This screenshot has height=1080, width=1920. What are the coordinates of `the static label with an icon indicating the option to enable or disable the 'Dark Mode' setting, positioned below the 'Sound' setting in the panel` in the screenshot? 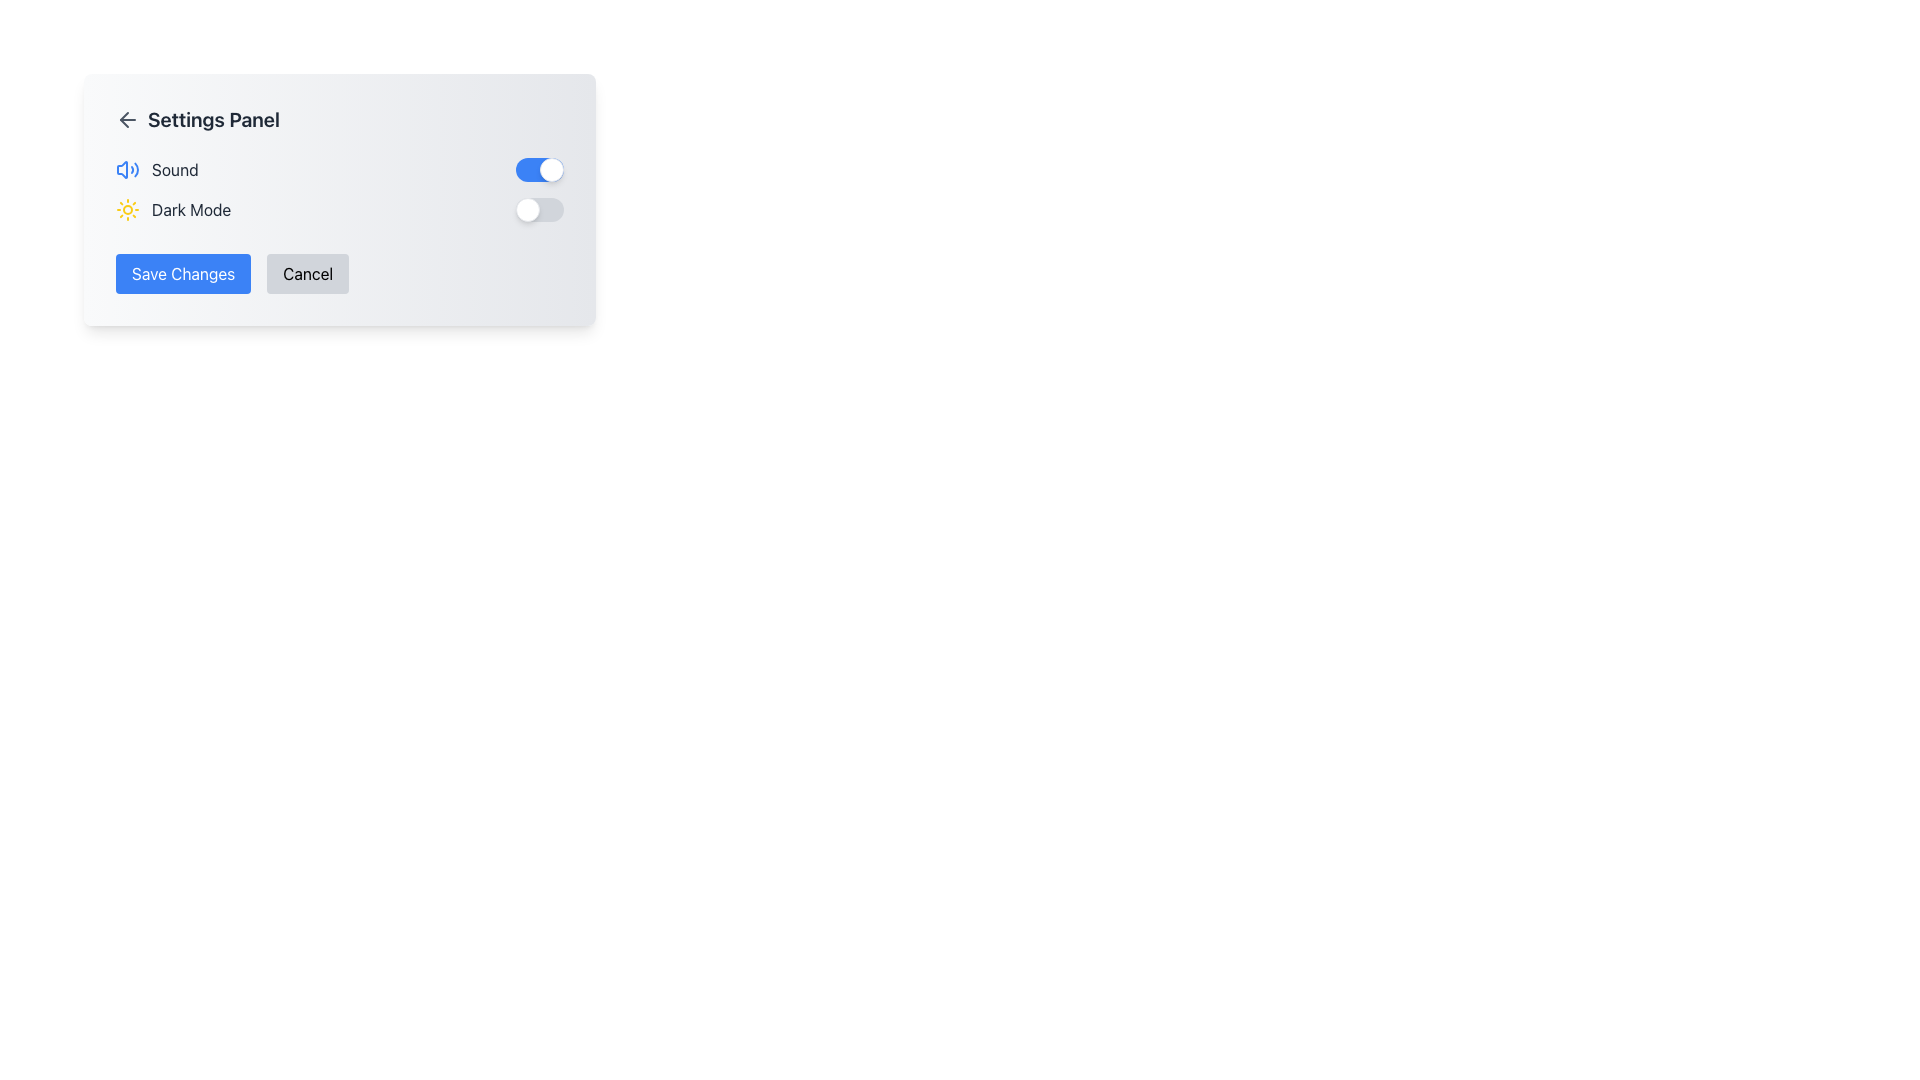 It's located at (173, 209).